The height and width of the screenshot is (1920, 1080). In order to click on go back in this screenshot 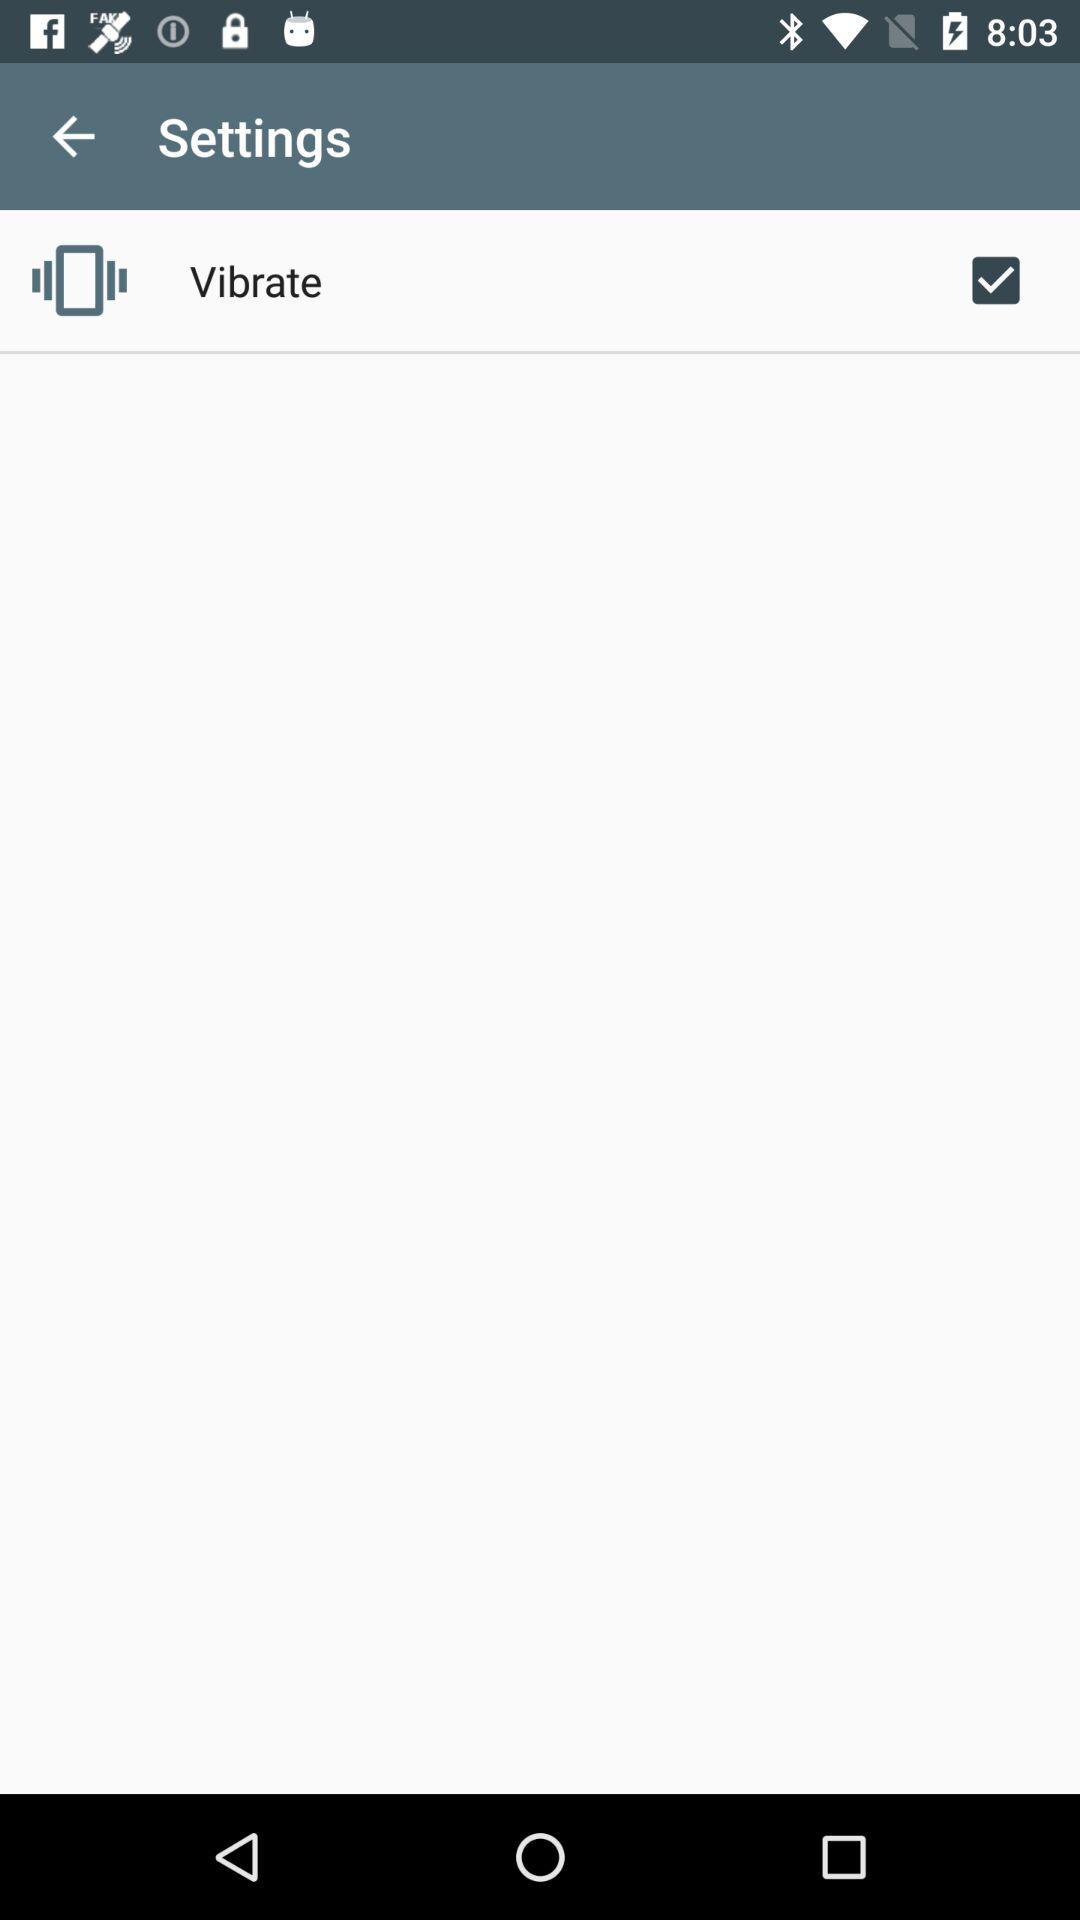, I will do `click(72, 135)`.